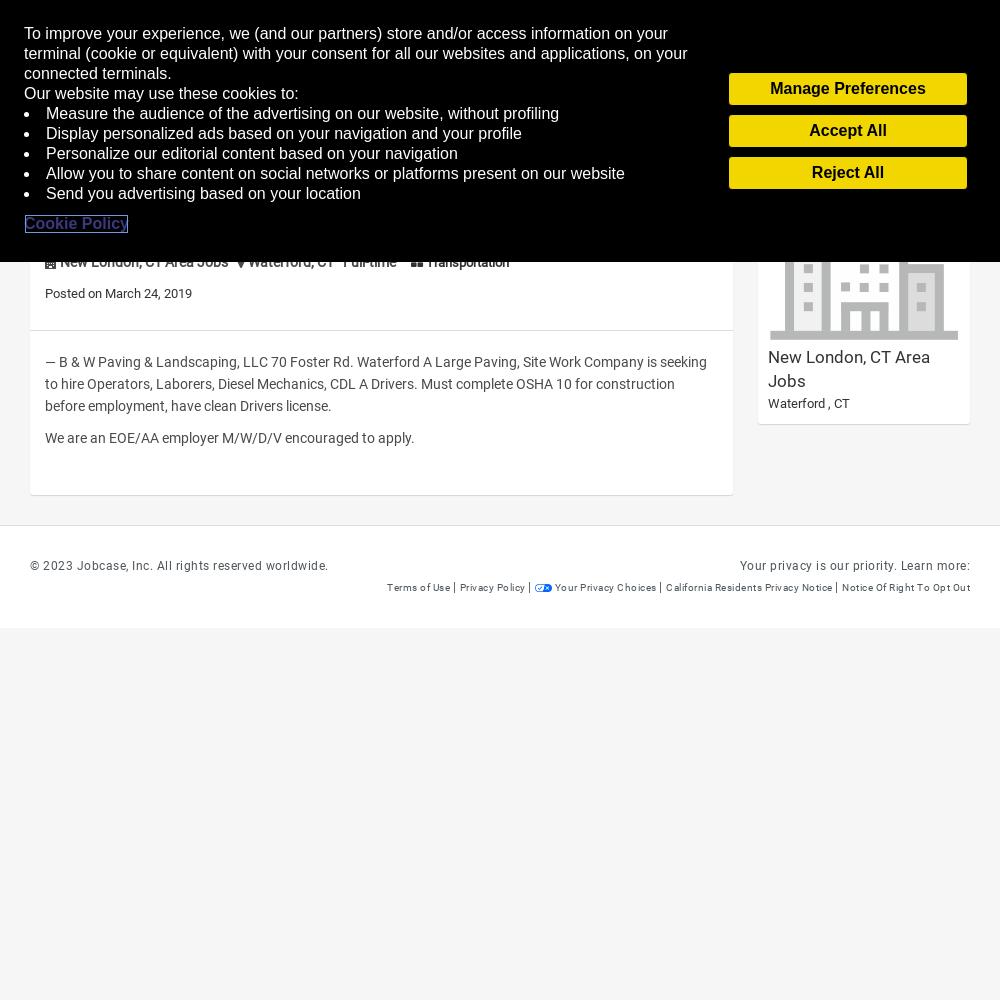 The width and height of the screenshot is (1000, 1000). I want to click on 'California Residents Privacy Notice', so click(666, 586).